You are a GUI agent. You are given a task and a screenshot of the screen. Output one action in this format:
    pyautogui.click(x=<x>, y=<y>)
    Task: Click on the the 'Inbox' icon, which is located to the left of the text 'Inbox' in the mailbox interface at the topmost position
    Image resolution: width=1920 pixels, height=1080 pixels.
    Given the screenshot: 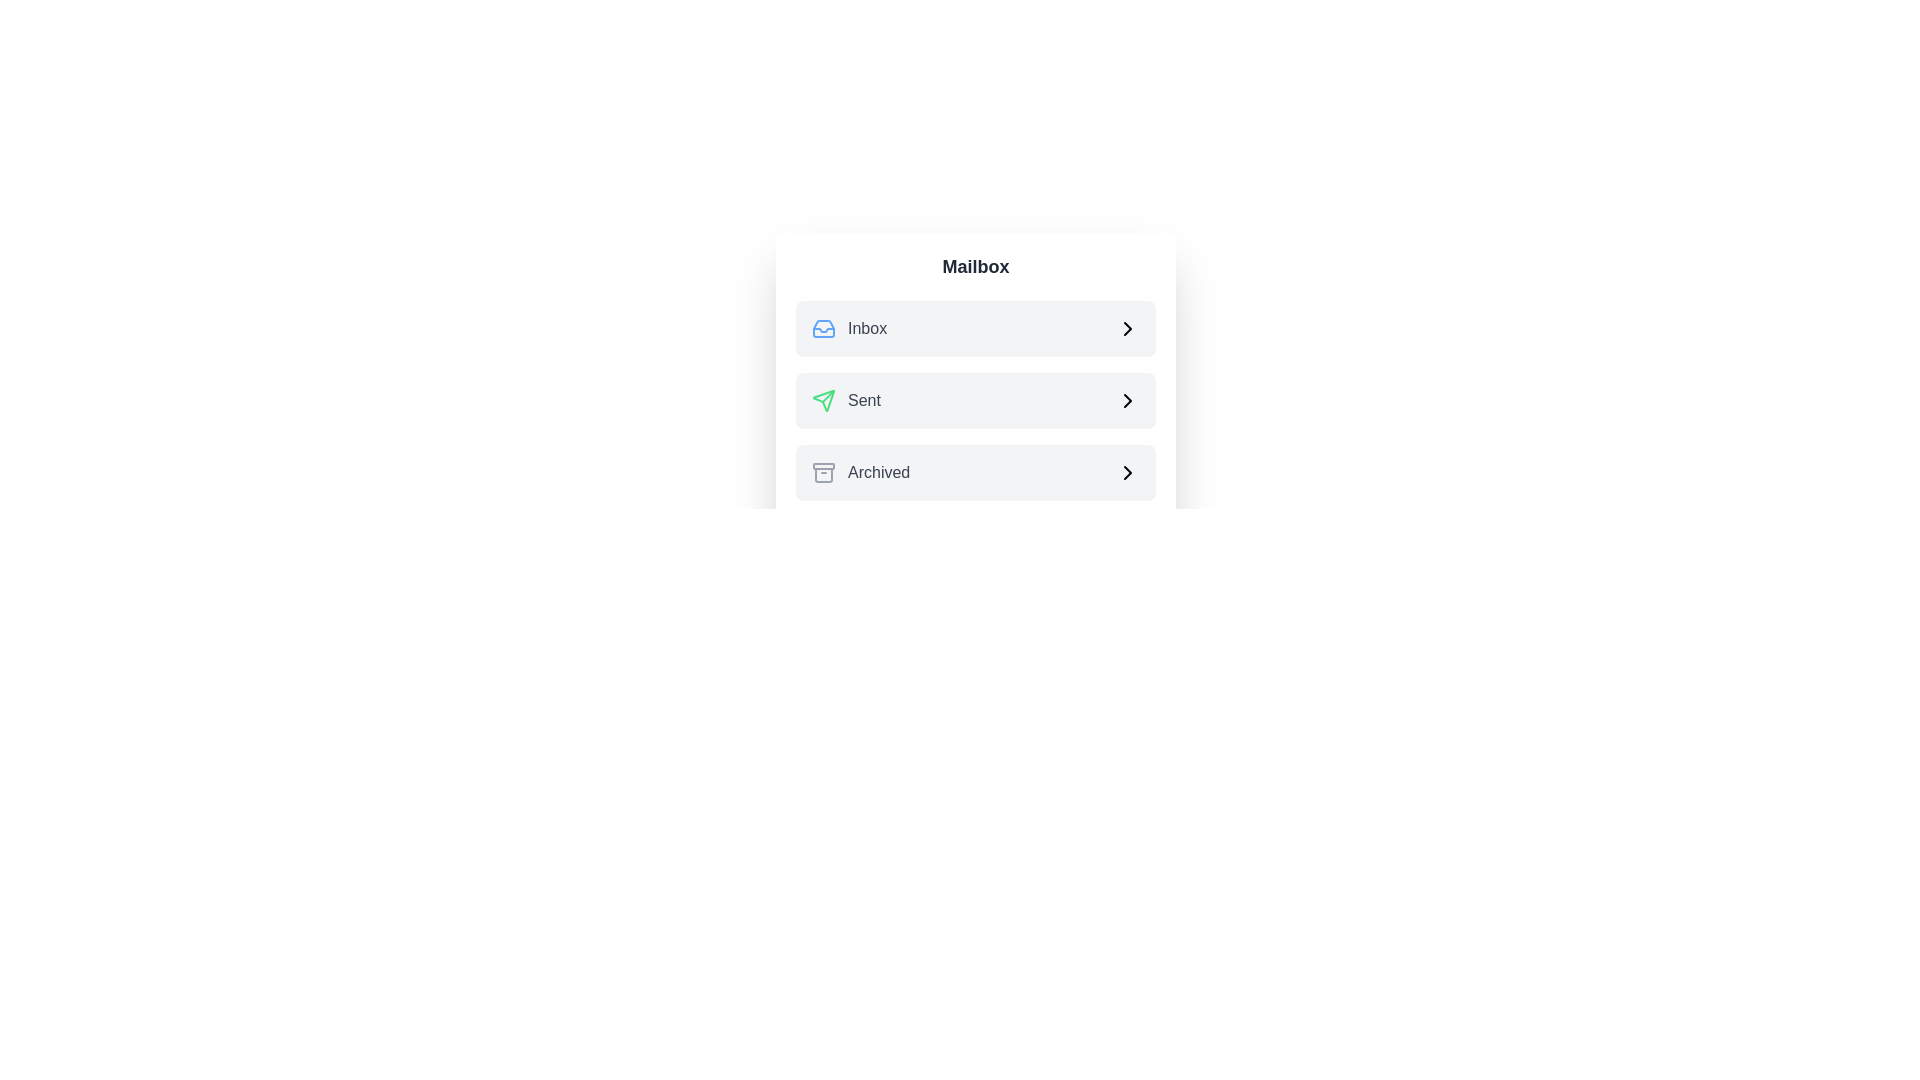 What is the action you would take?
    pyautogui.click(x=824, y=327)
    